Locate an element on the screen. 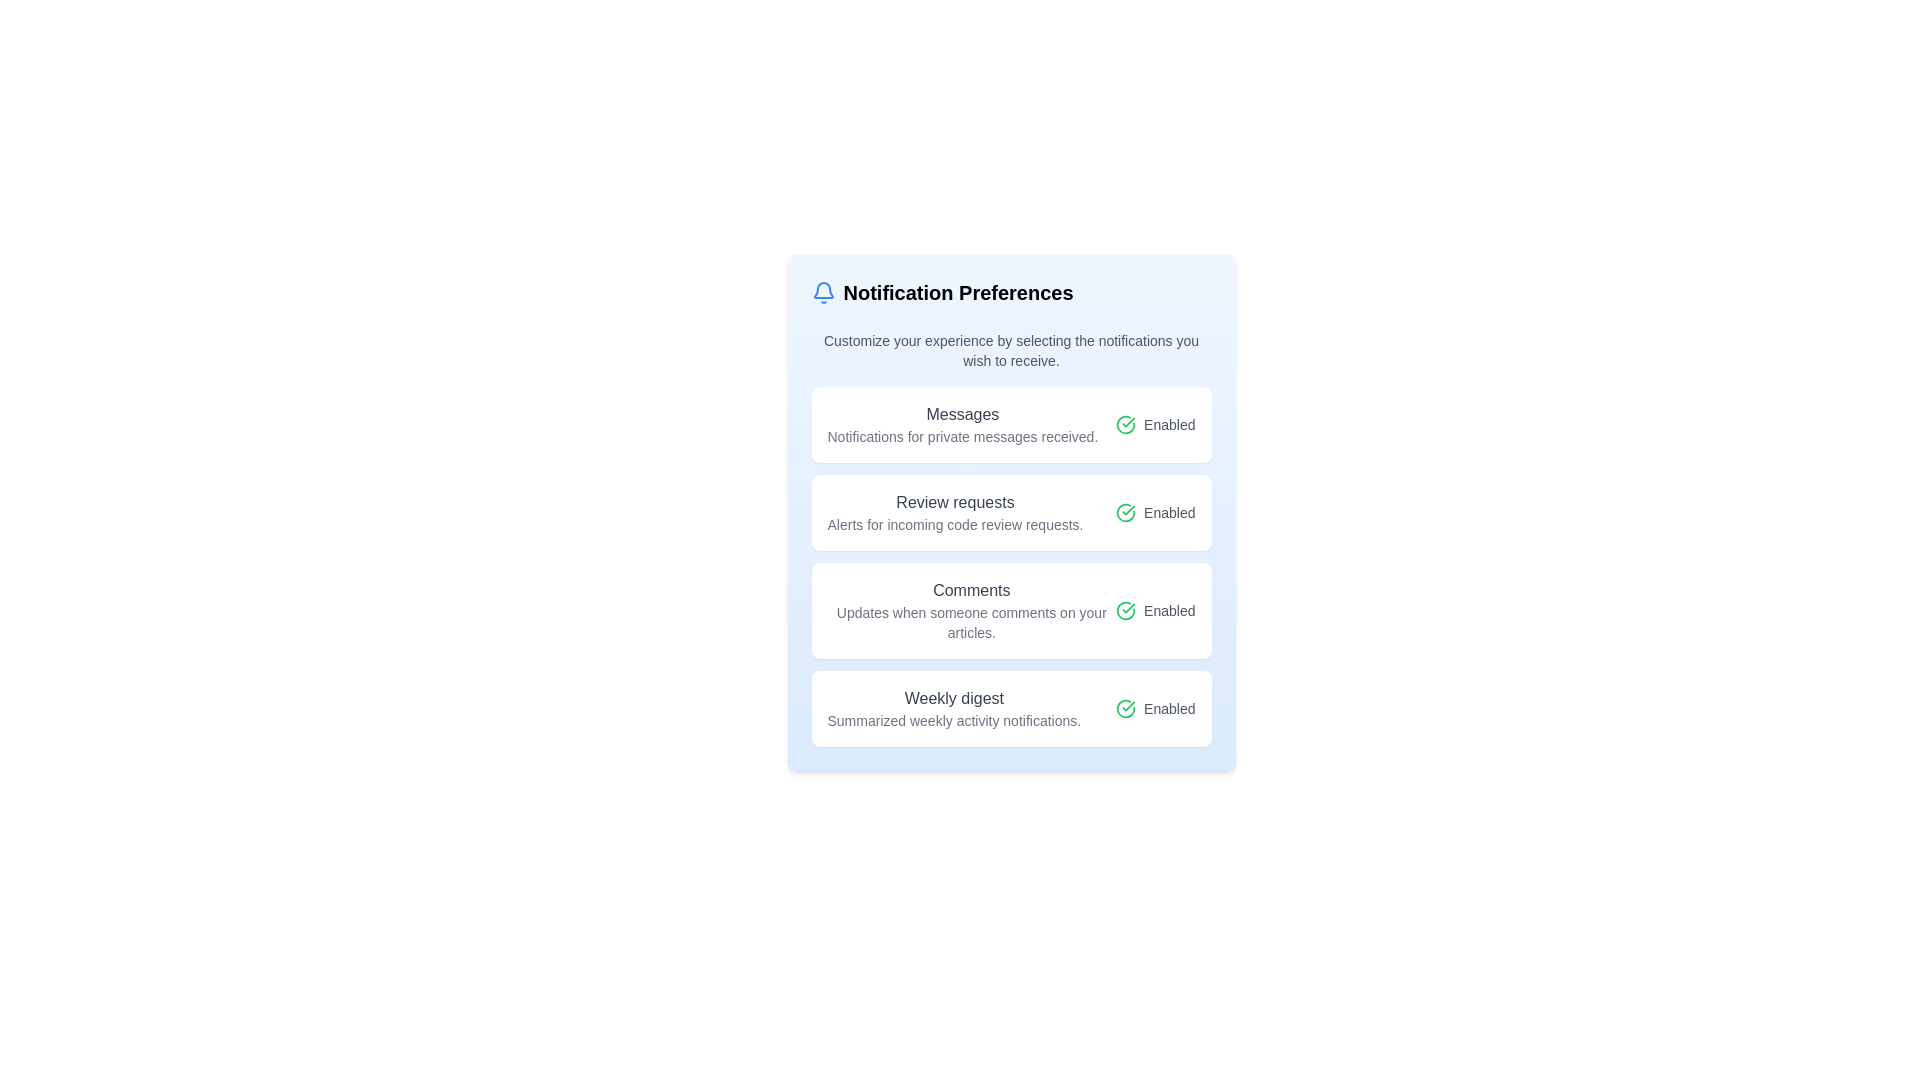 This screenshot has width=1920, height=1080. status indicator text located in the 'Review requests' section of the 'Notification Preferences' panel, which shows that the option is activated or operational is located at coordinates (1155, 512).